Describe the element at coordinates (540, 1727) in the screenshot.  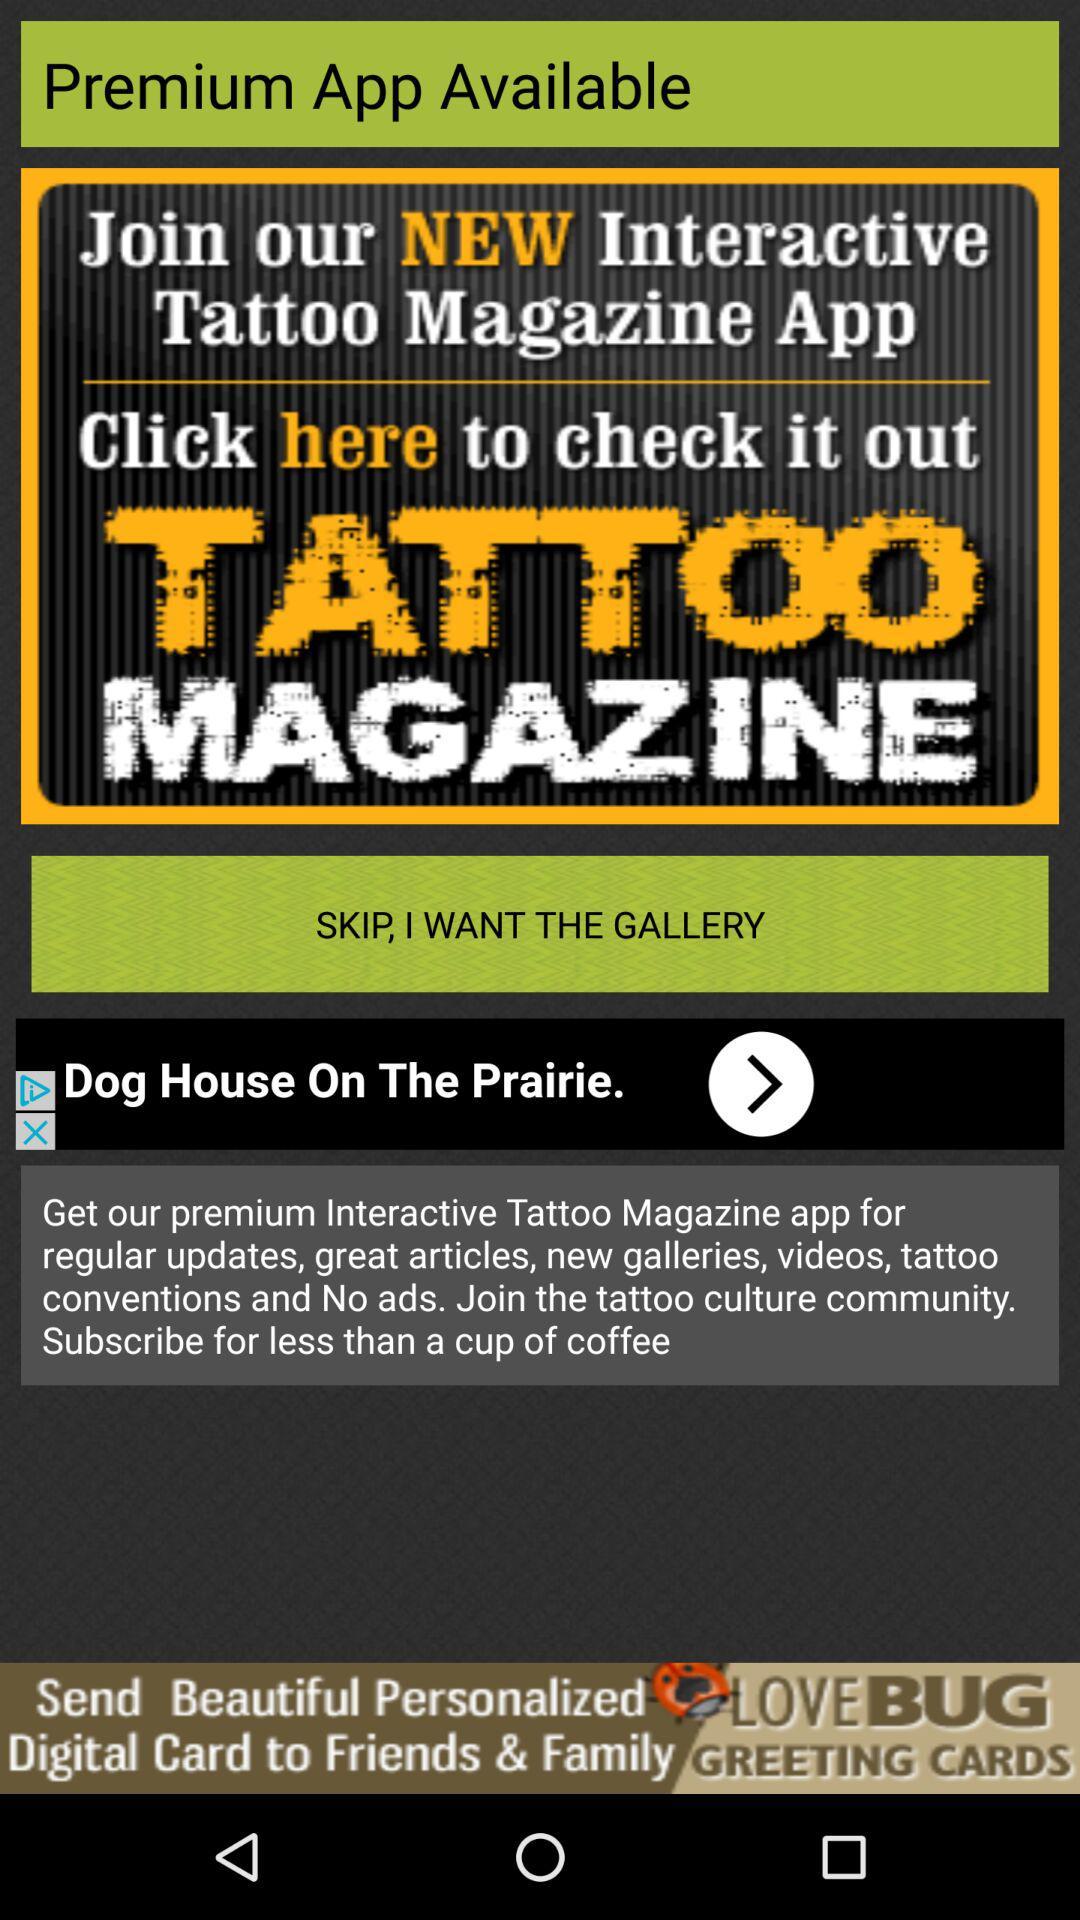
I see `click on the advertisement` at that location.